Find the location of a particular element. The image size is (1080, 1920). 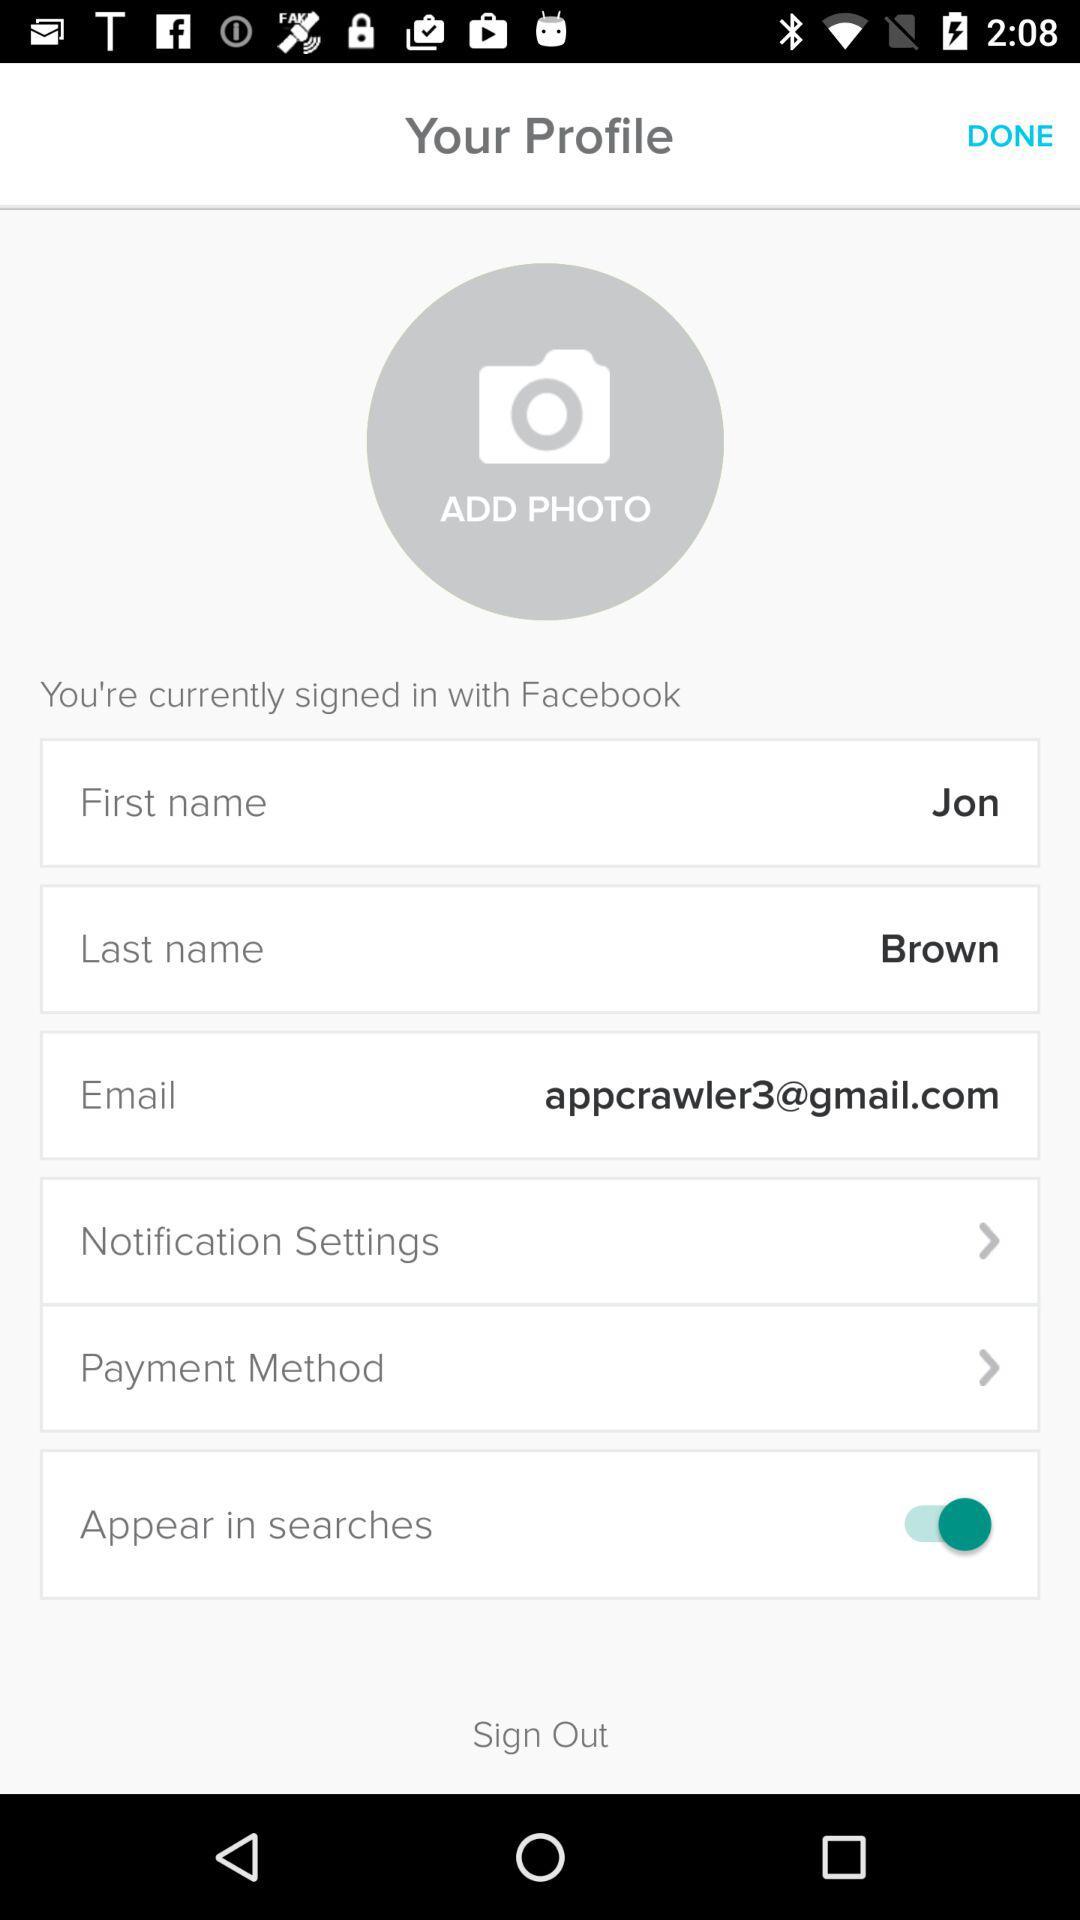

appcrawler3@gmail.com is located at coordinates (600, 1094).